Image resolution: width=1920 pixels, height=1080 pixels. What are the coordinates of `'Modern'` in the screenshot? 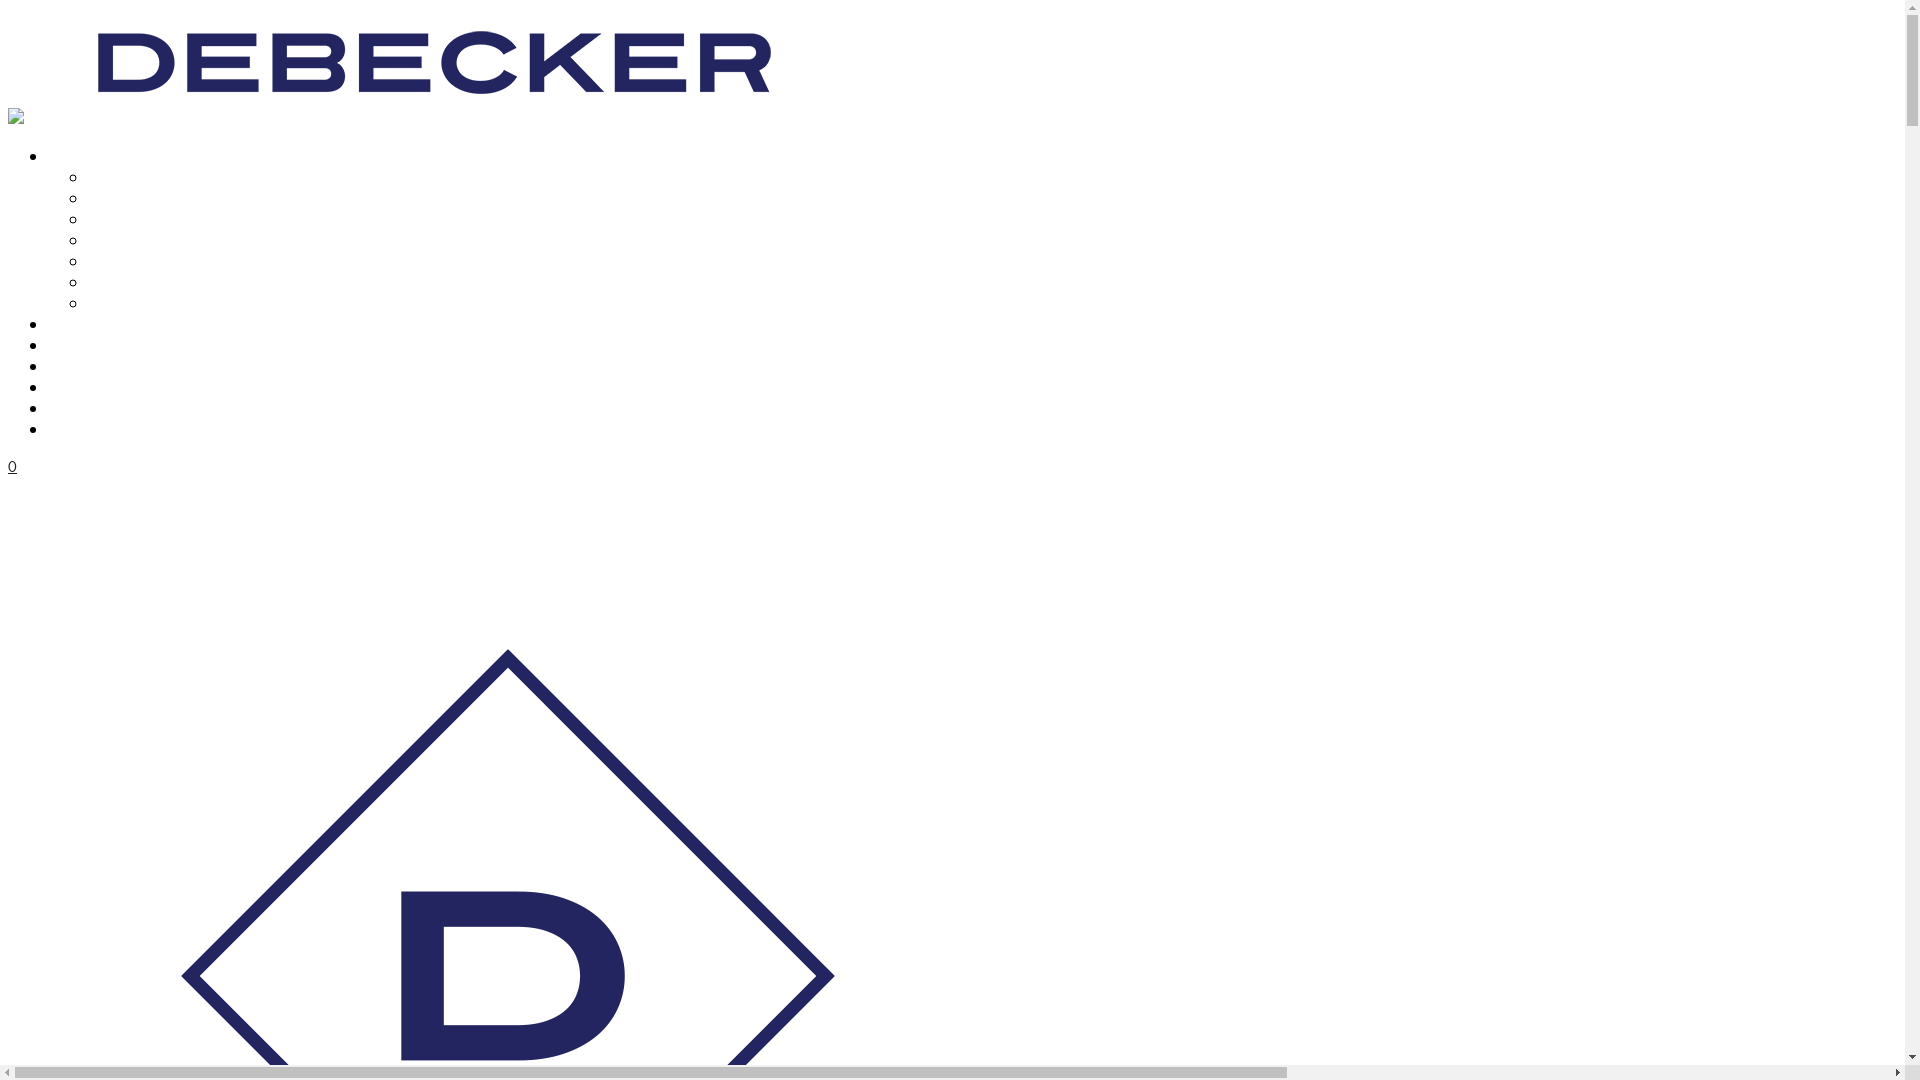 It's located at (113, 218).